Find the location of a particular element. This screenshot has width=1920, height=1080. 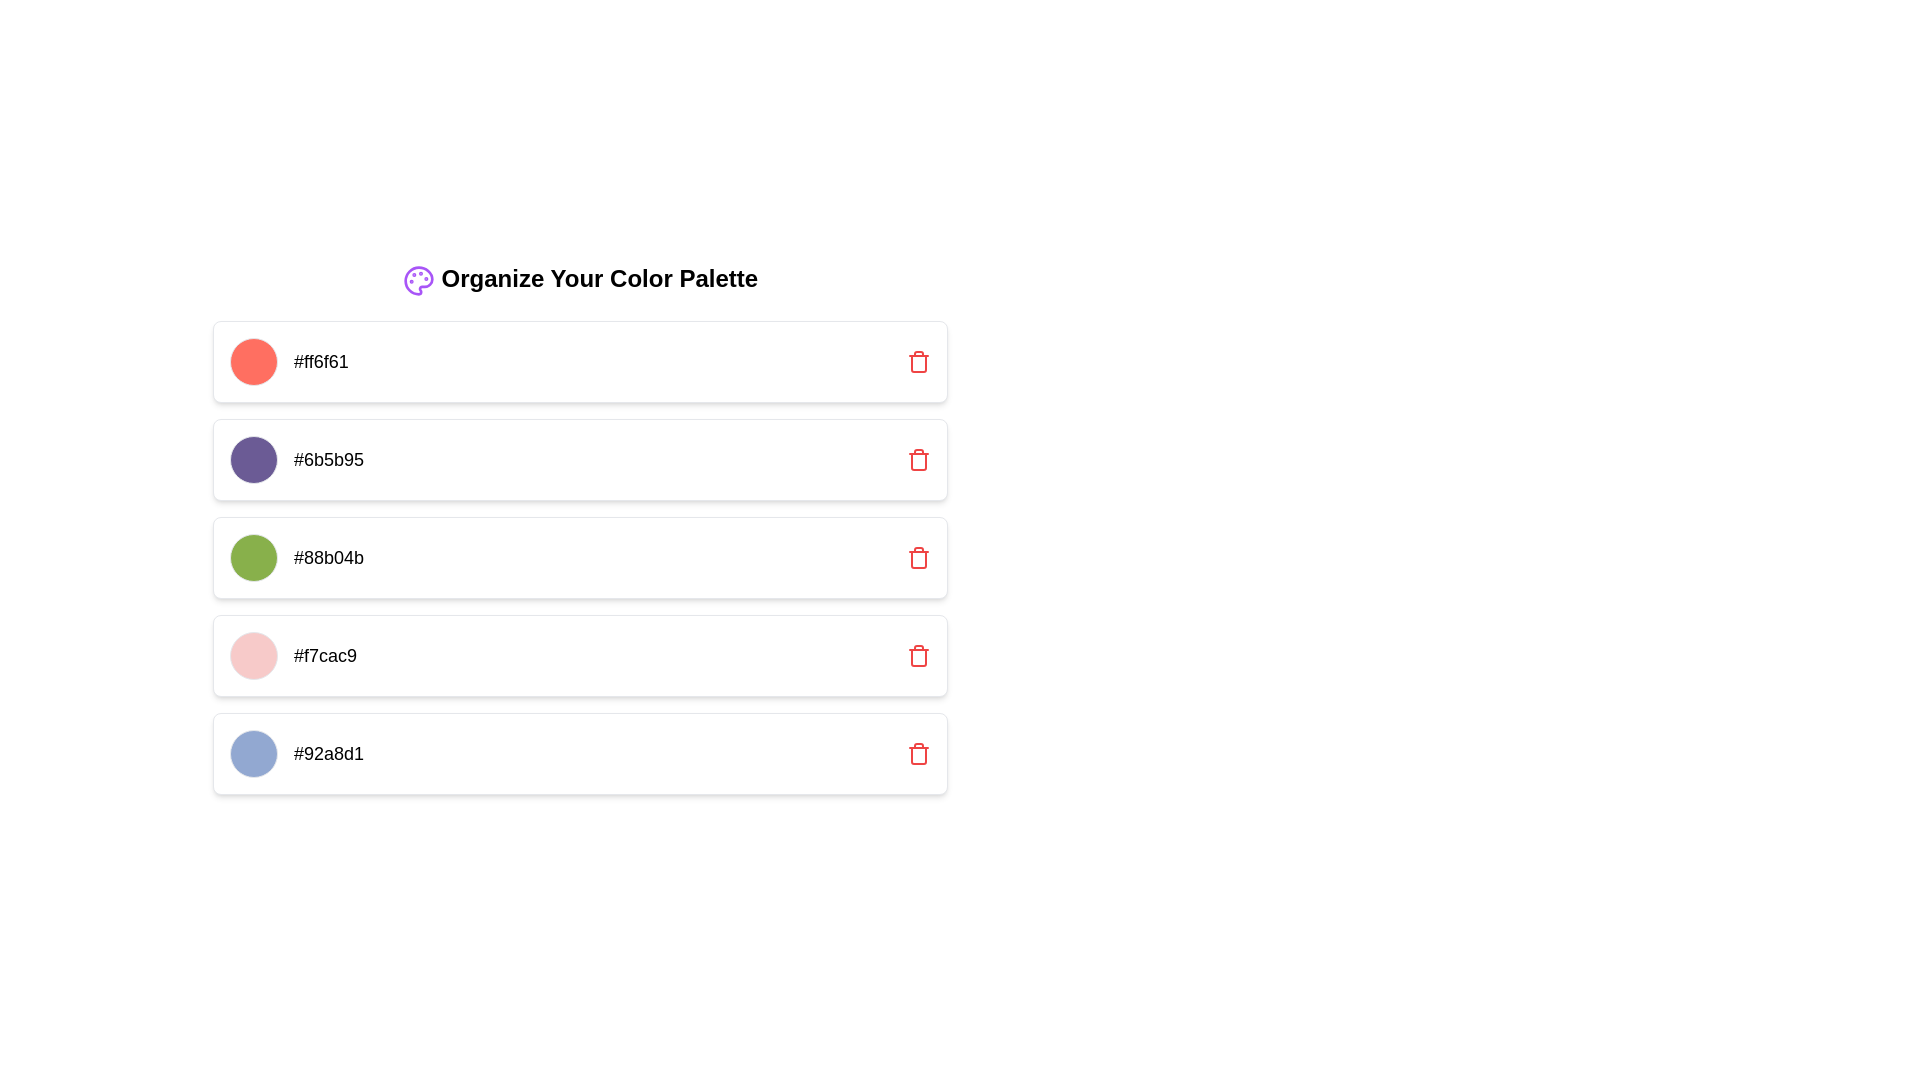

the delete button associated with the color swatch '#92a8d1' is located at coordinates (917, 752).